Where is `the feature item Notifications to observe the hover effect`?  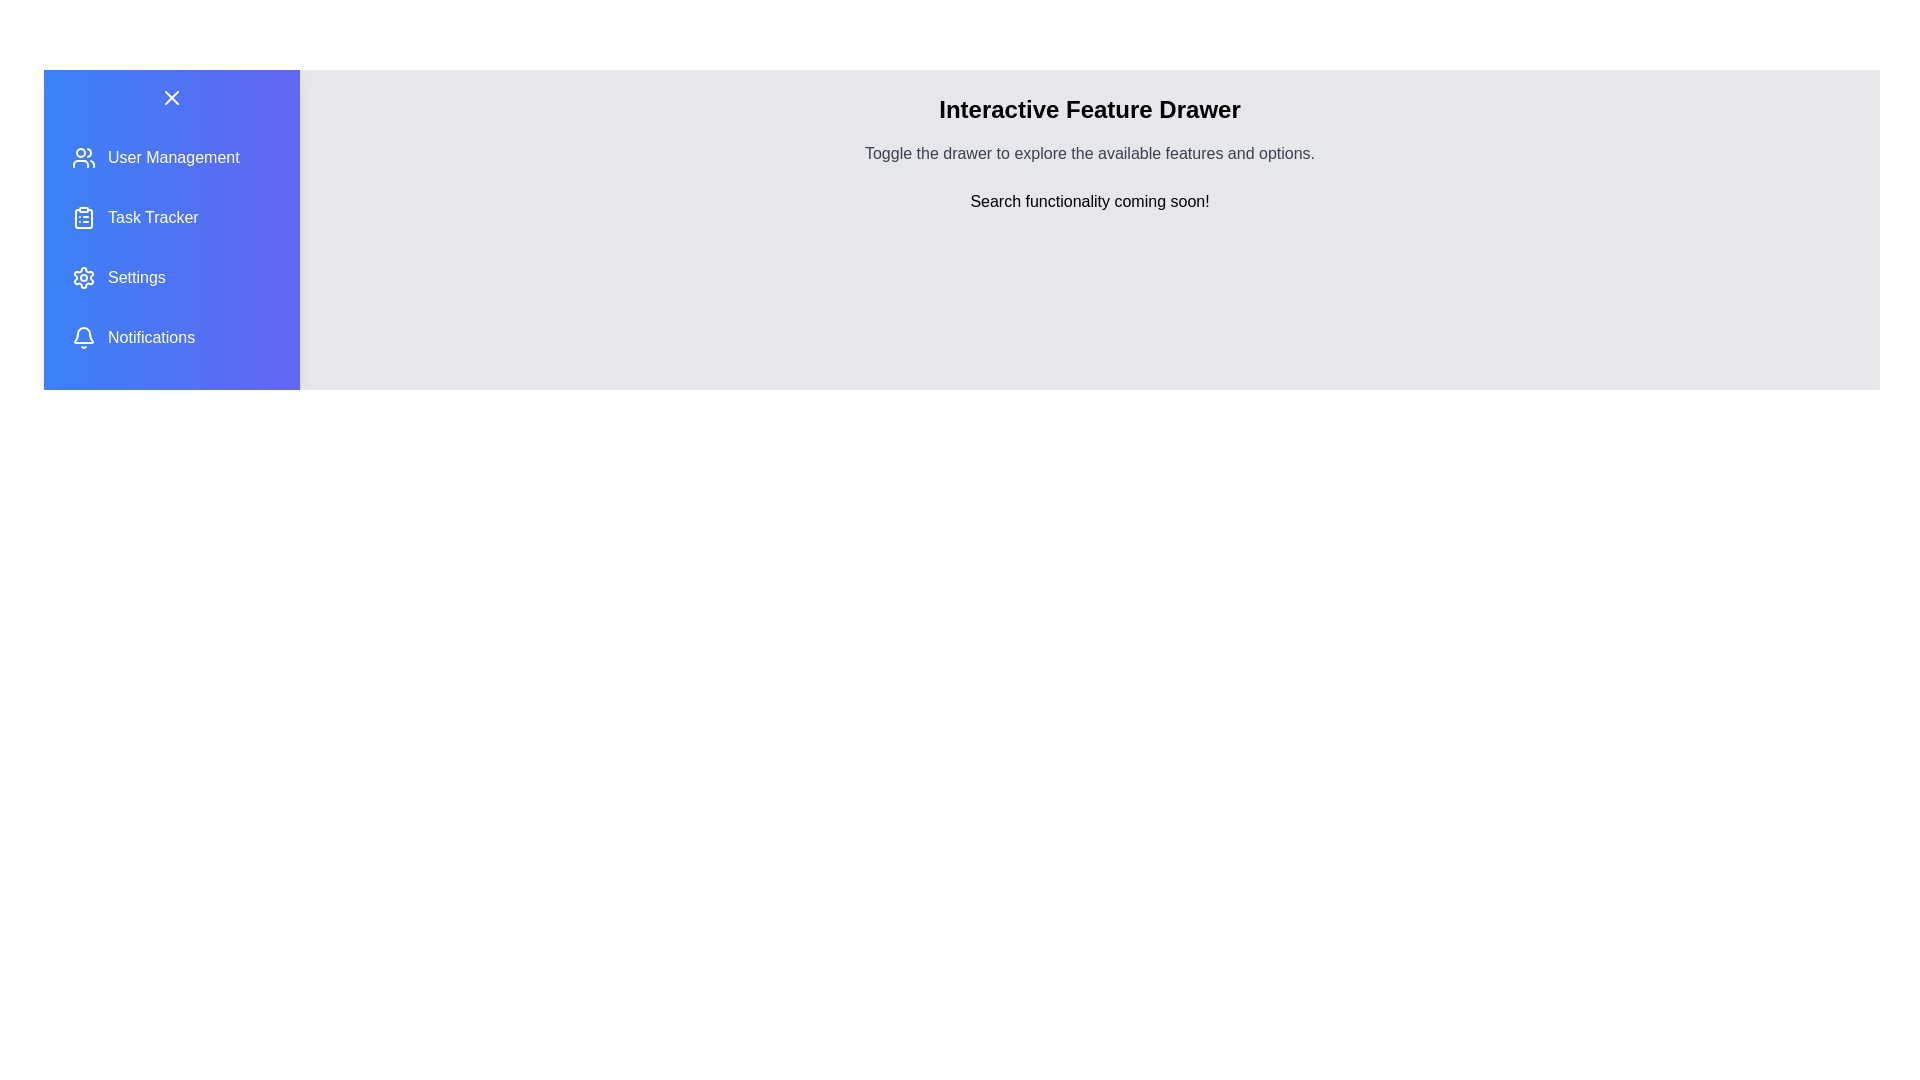
the feature item Notifications to observe the hover effect is located at coordinates (172, 337).